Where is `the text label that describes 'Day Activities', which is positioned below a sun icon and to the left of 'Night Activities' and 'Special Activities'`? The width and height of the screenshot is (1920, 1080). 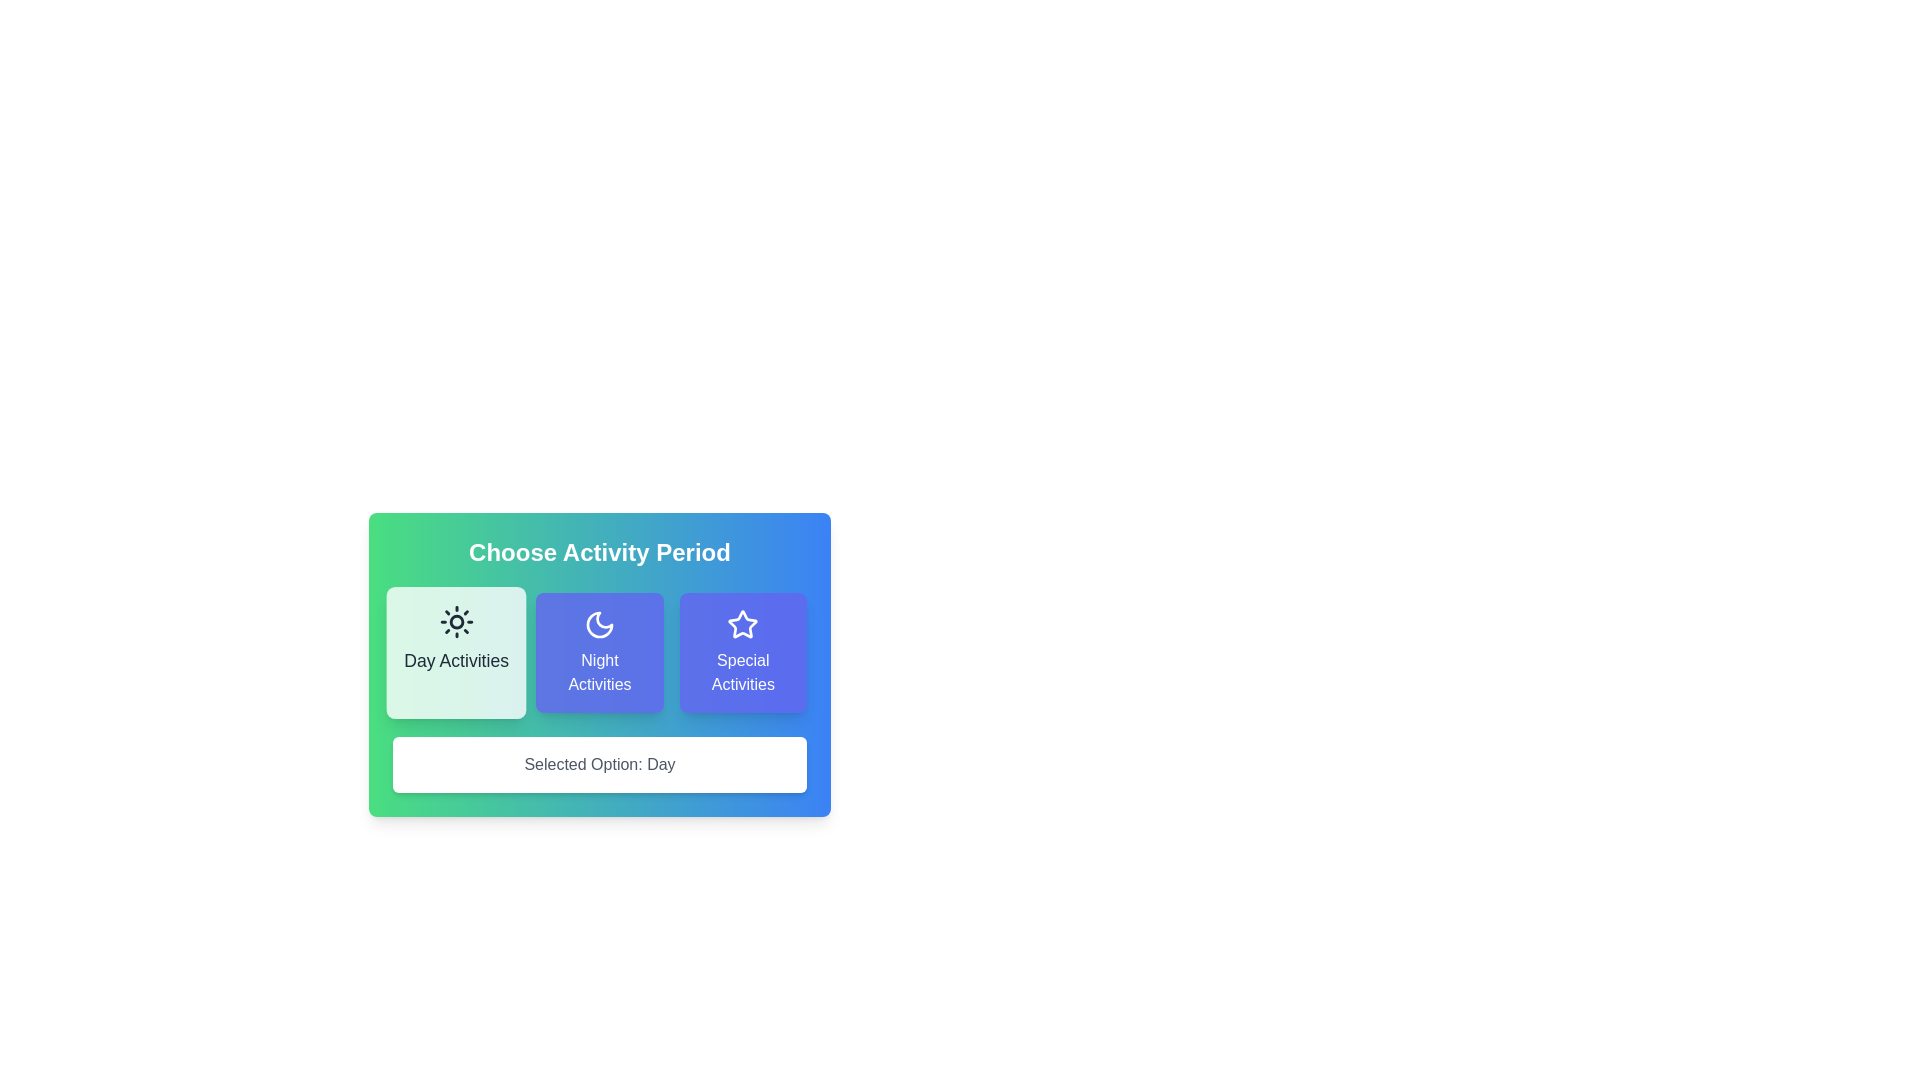
the text label that describes 'Day Activities', which is positioned below a sun icon and to the left of 'Night Activities' and 'Special Activities' is located at coordinates (455, 661).